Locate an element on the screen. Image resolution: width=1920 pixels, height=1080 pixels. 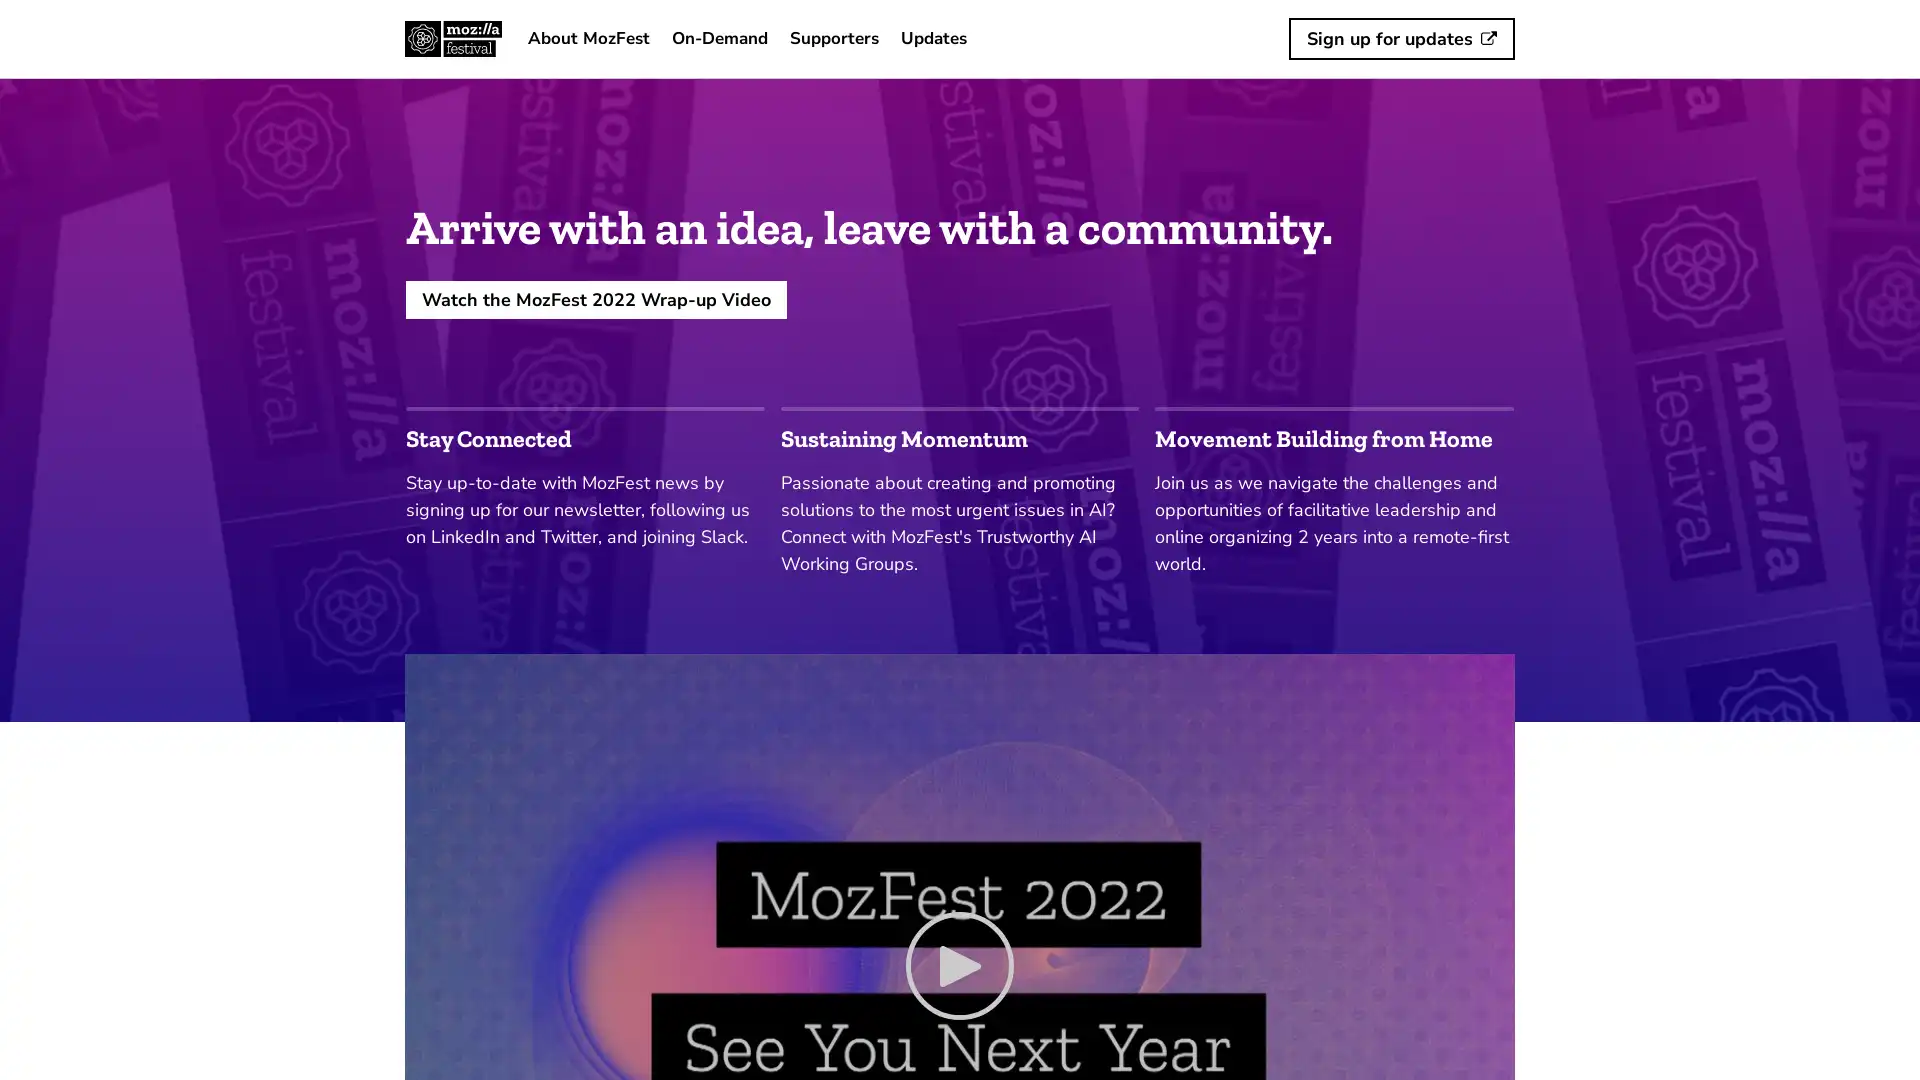
Watch the MozFest 2022 Wrap-up Video is located at coordinates (595, 299).